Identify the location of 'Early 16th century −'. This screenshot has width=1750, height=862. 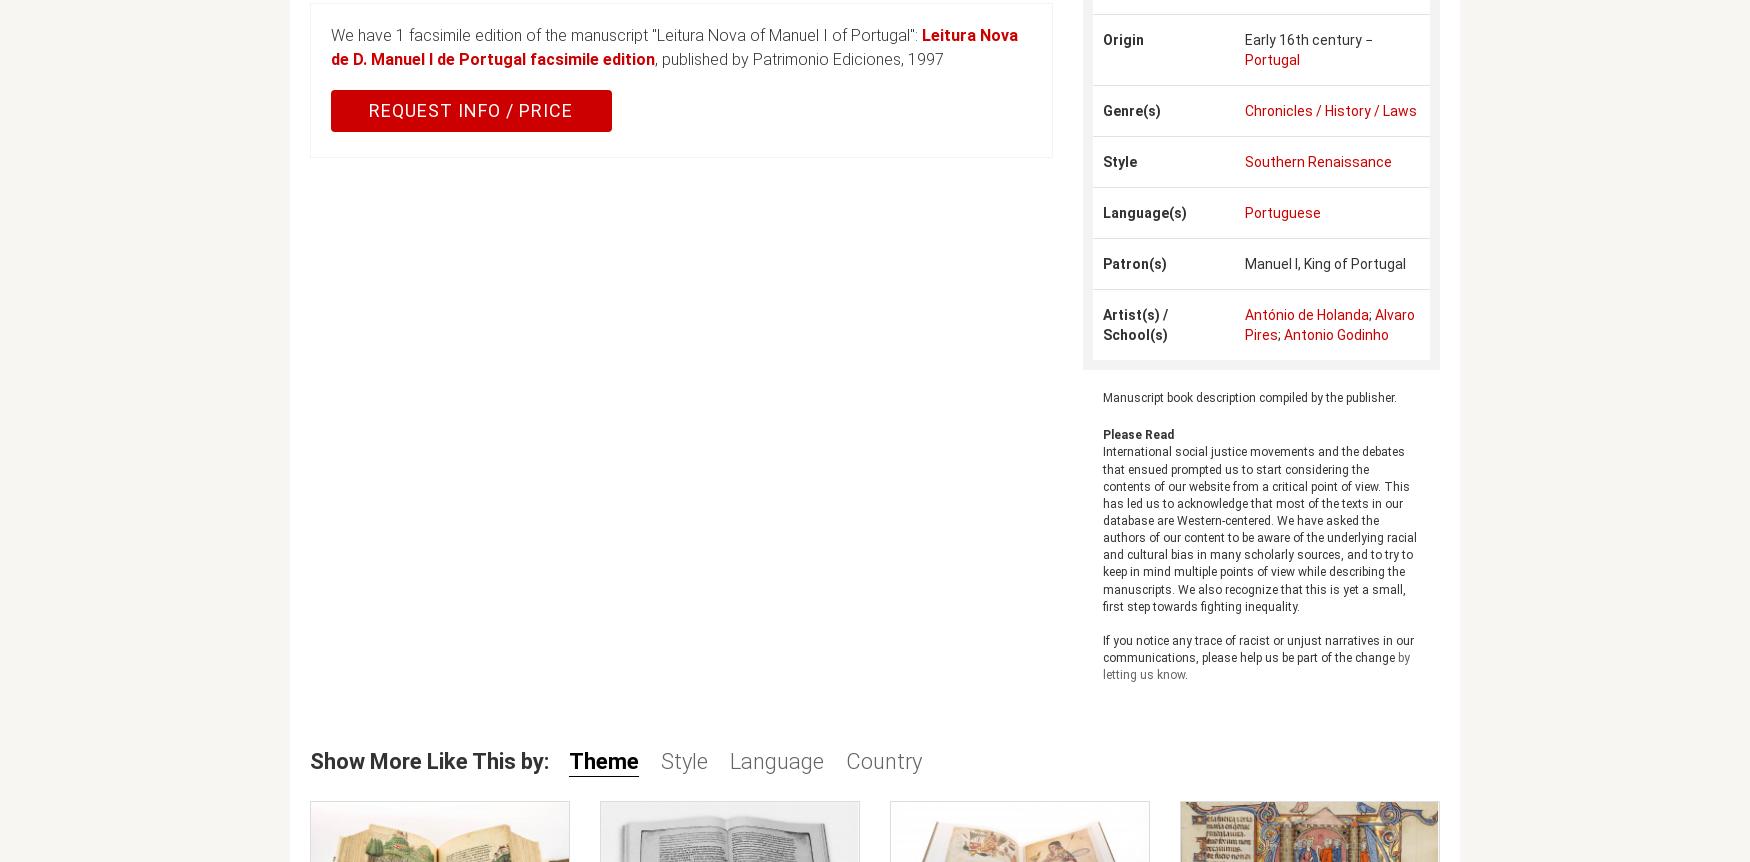
(1306, 39).